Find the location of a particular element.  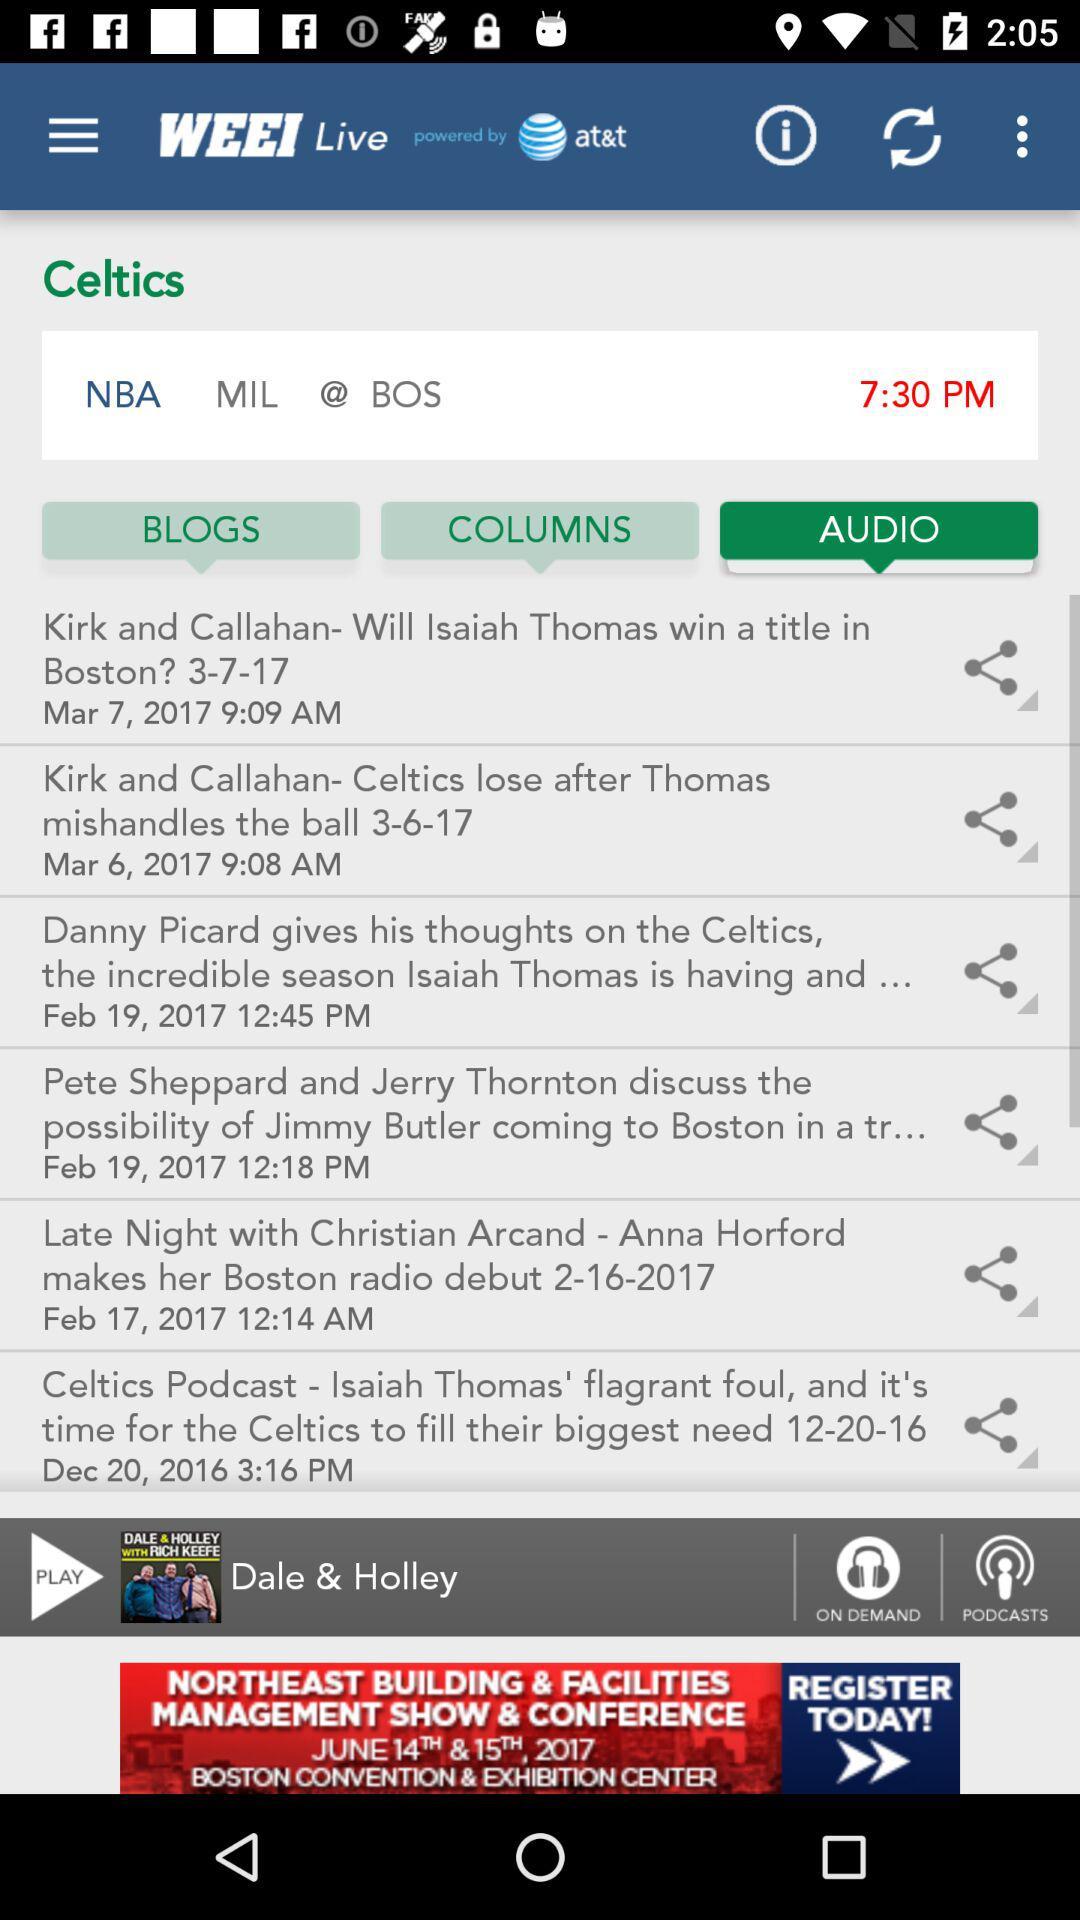

the play icon is located at coordinates (54, 1576).